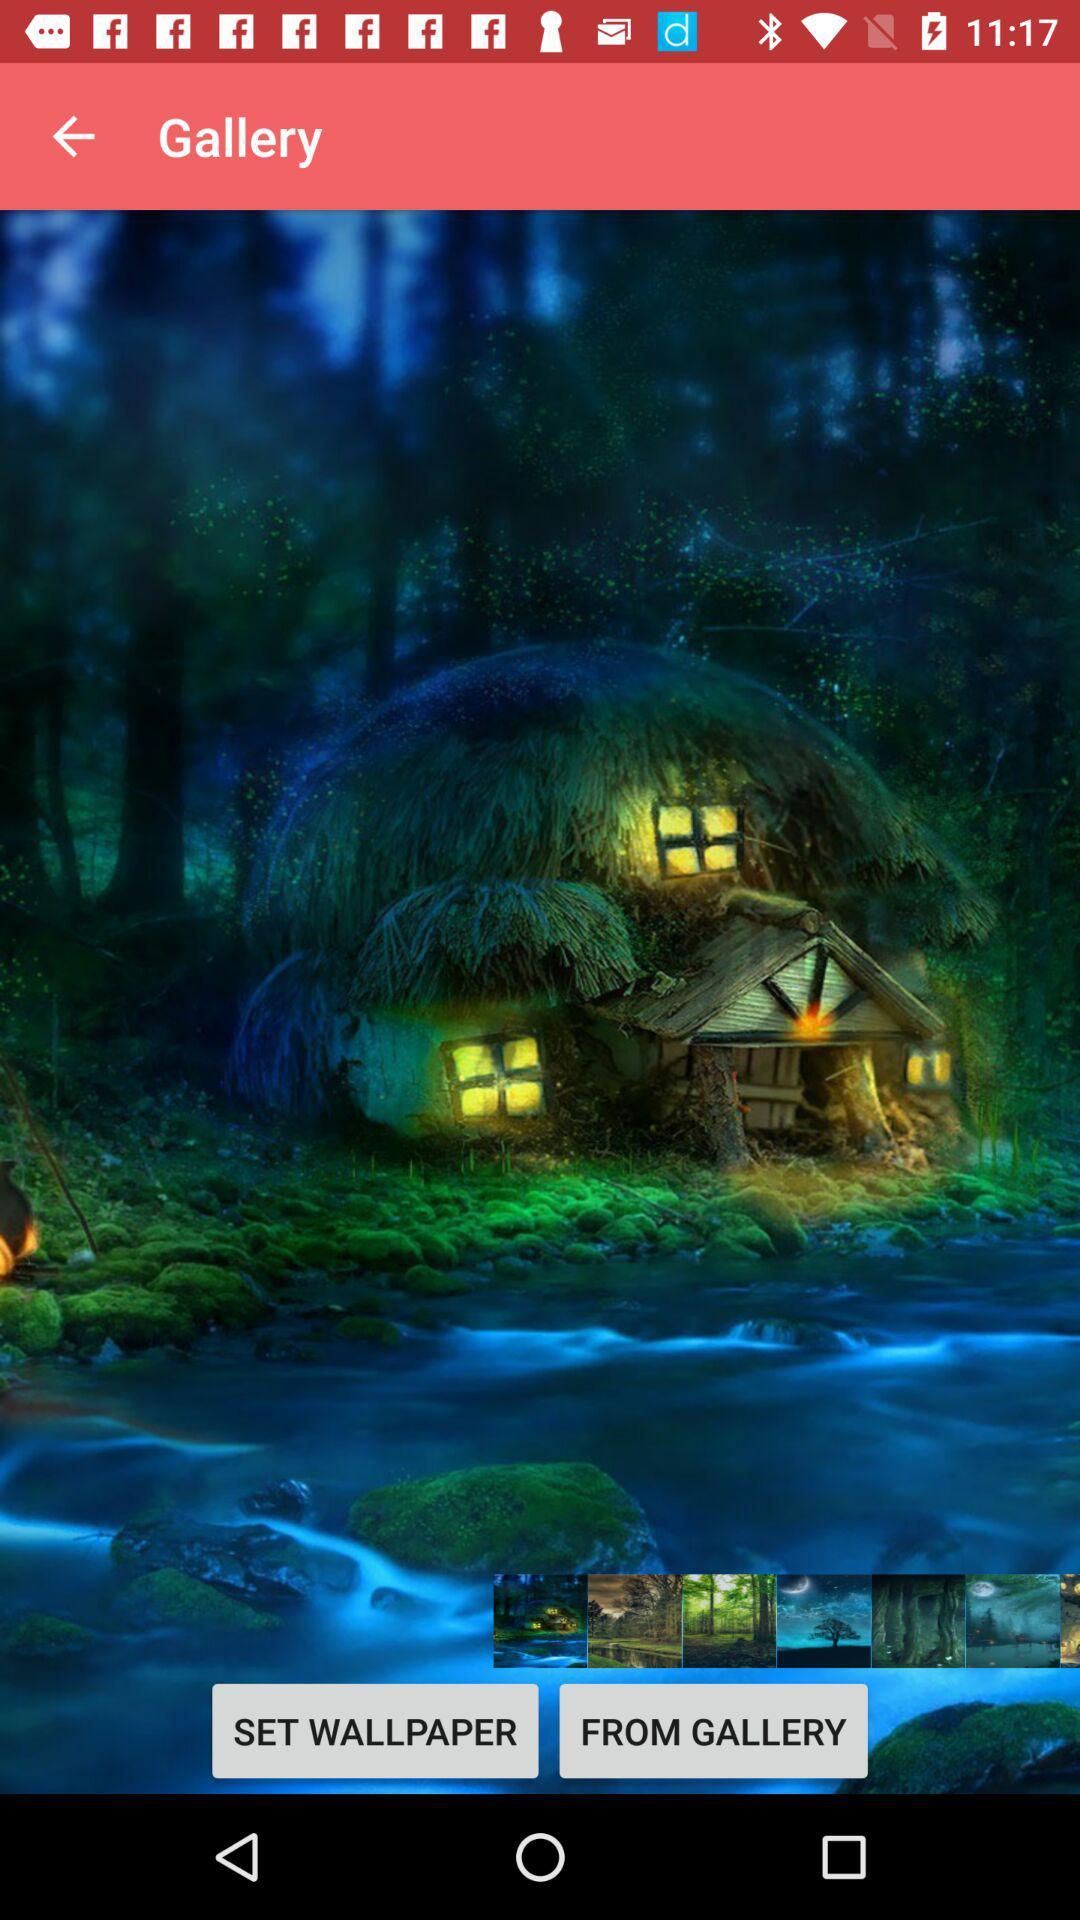 This screenshot has height=1920, width=1080. Describe the element at coordinates (375, 1730) in the screenshot. I see `set wallpaper` at that location.